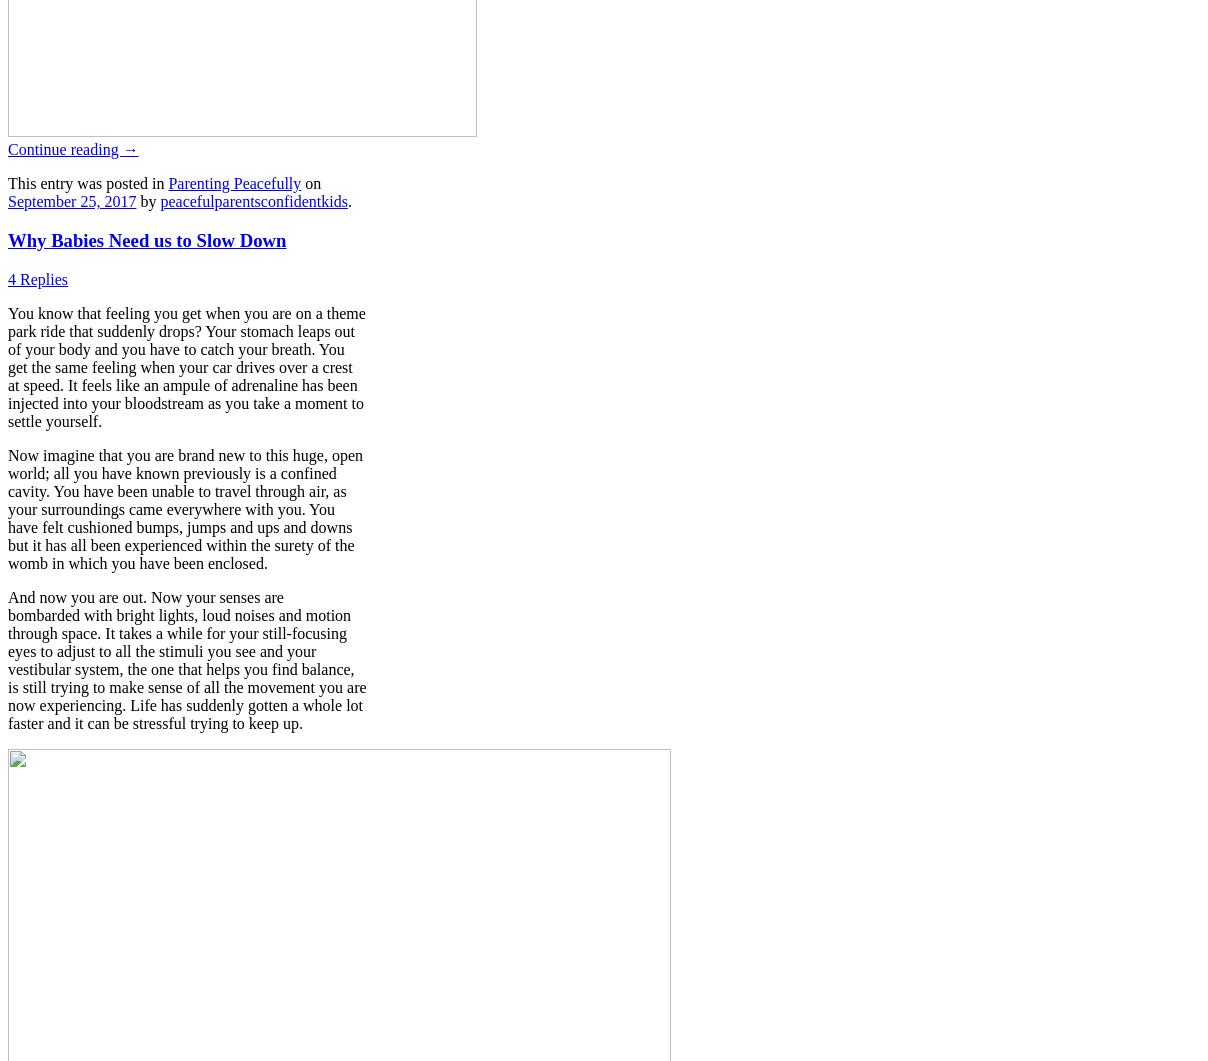 This screenshot has height=1061, width=1208. I want to click on 'peacefulparentsconfidentkids', so click(253, 200).